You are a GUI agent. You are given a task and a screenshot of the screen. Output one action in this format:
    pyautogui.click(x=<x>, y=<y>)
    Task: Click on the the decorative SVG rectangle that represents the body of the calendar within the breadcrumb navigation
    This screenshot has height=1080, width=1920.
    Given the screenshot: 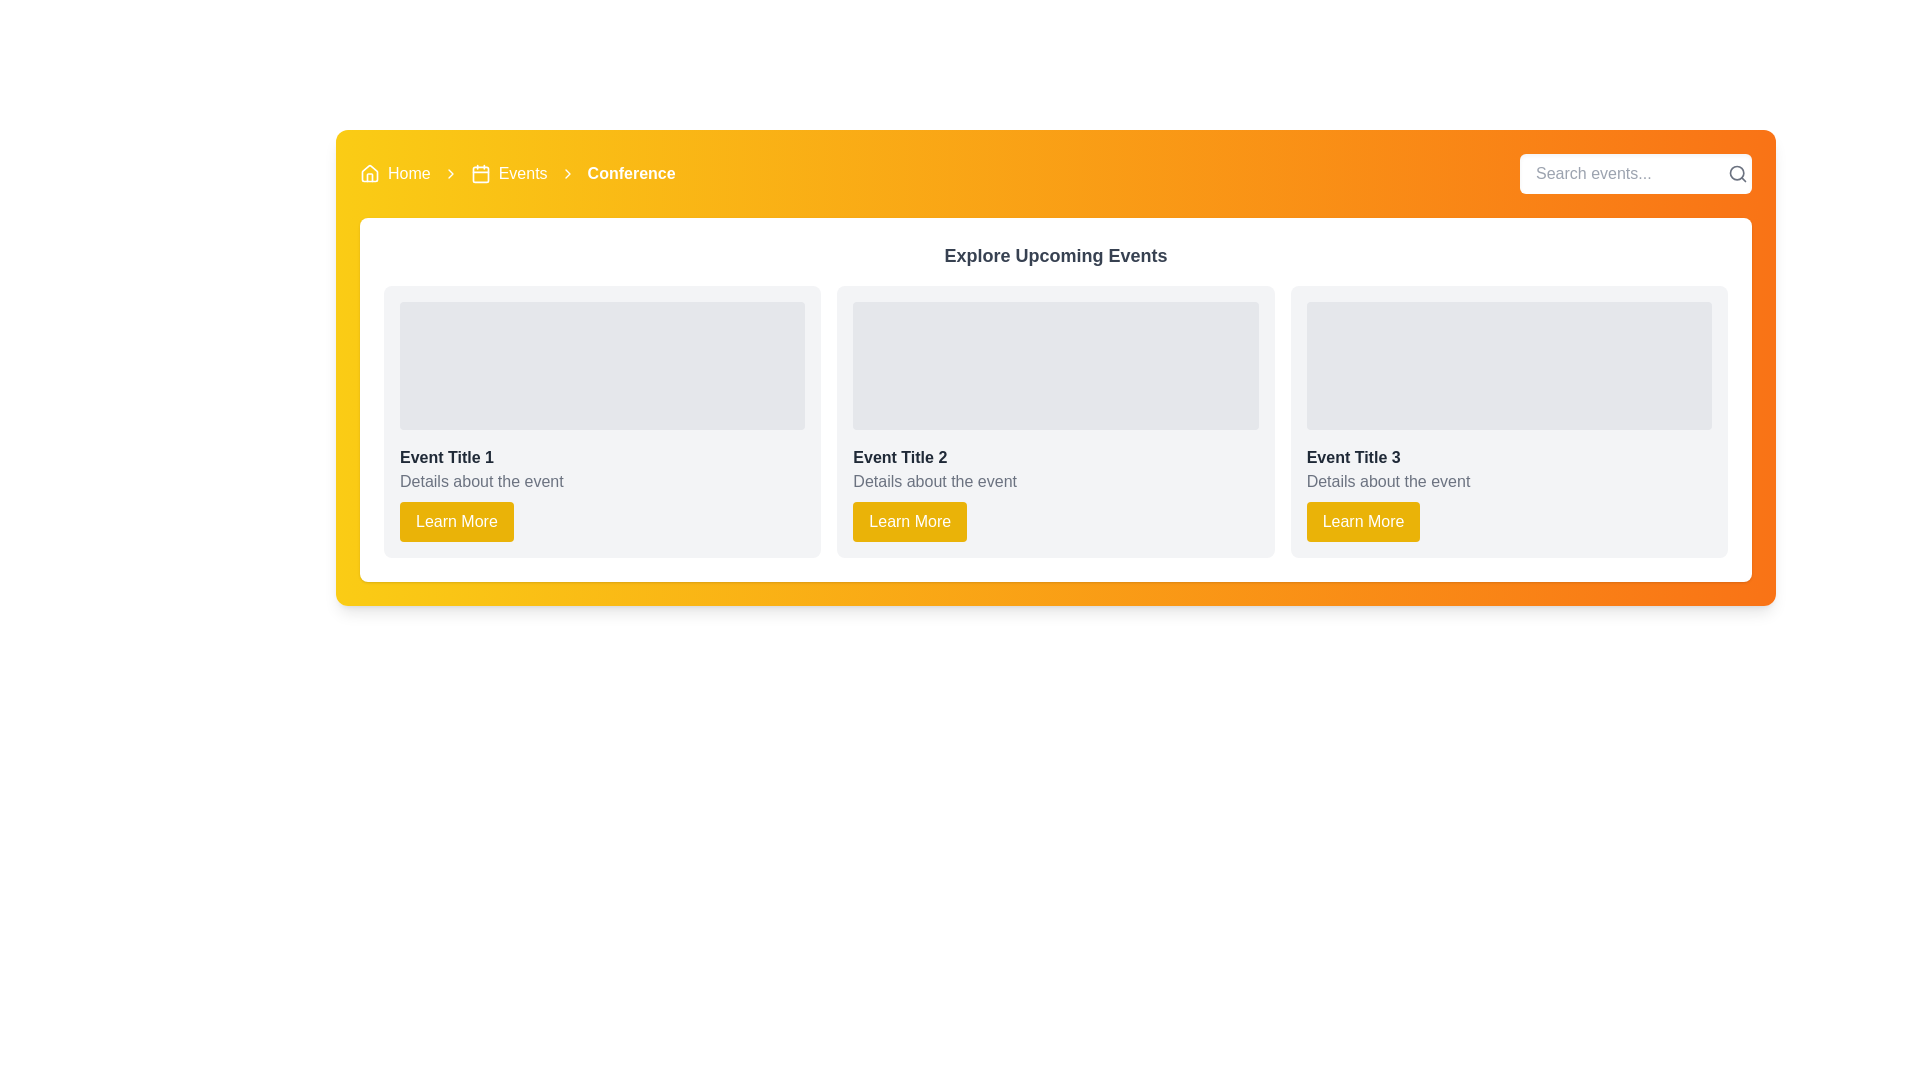 What is the action you would take?
    pyautogui.click(x=480, y=173)
    